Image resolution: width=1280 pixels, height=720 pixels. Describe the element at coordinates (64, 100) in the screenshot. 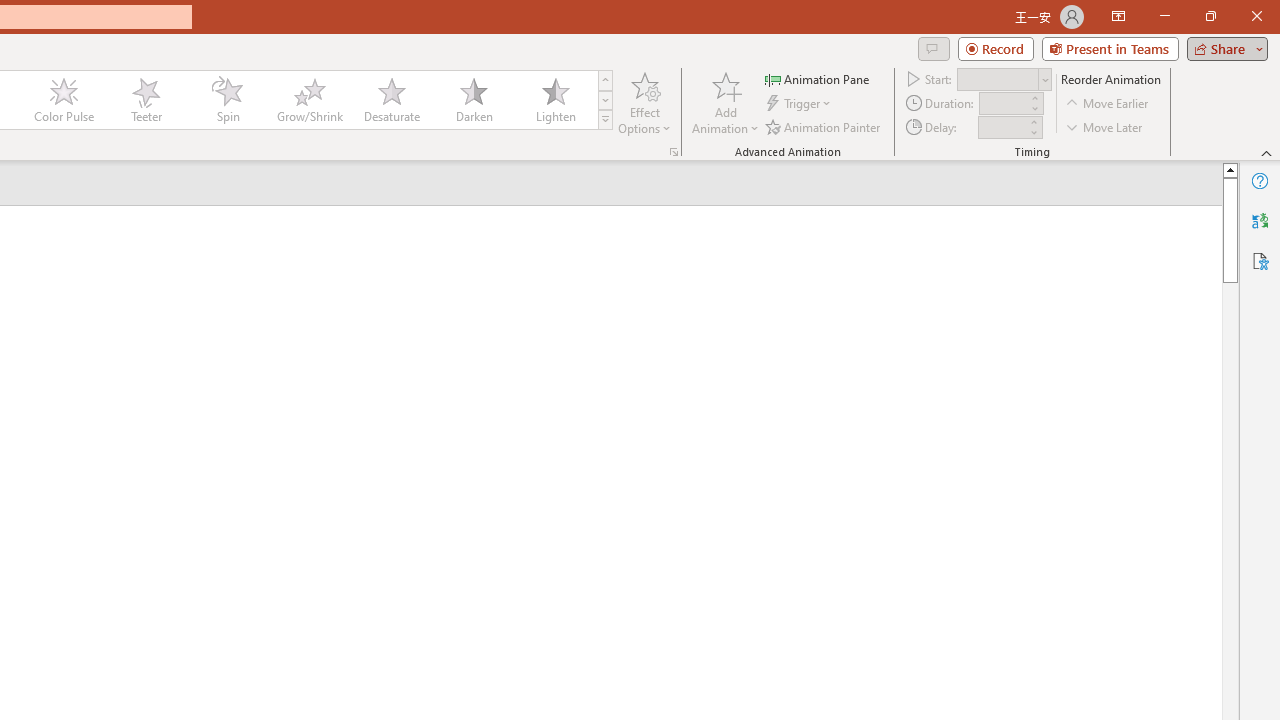

I see `'Color Pulse'` at that location.